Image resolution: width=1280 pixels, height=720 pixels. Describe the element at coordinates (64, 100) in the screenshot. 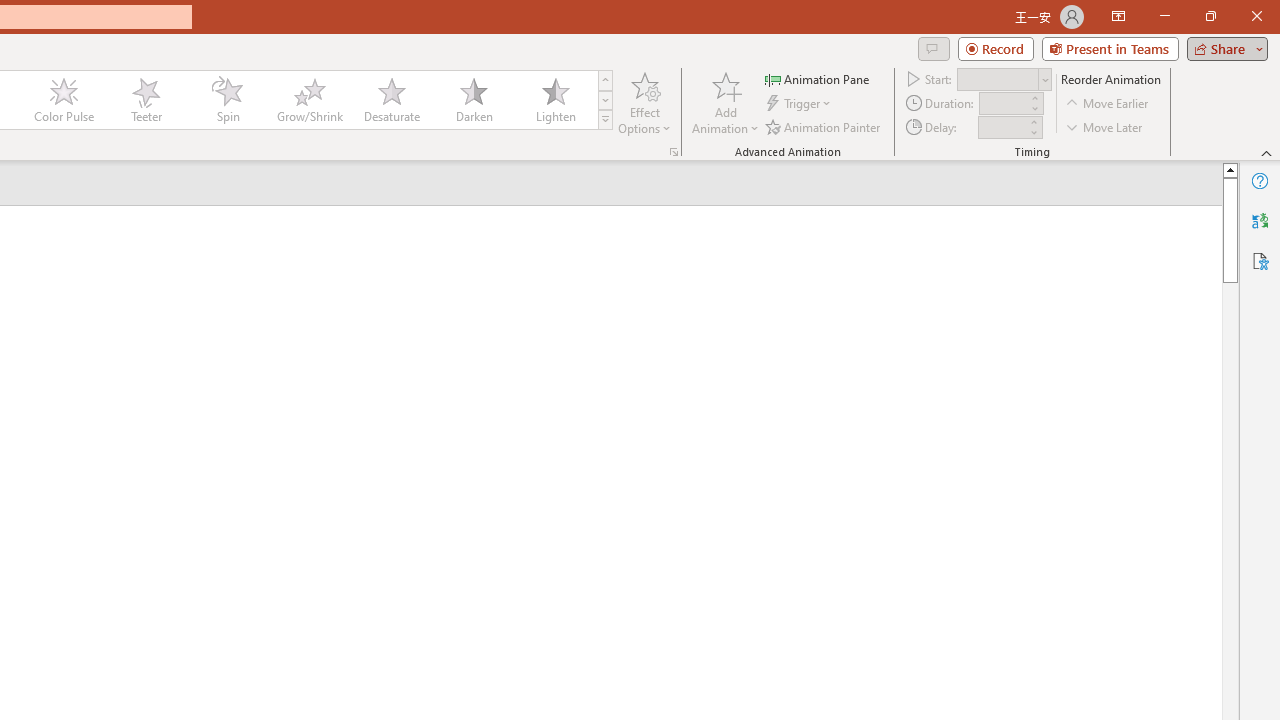

I see `'Color Pulse'` at that location.